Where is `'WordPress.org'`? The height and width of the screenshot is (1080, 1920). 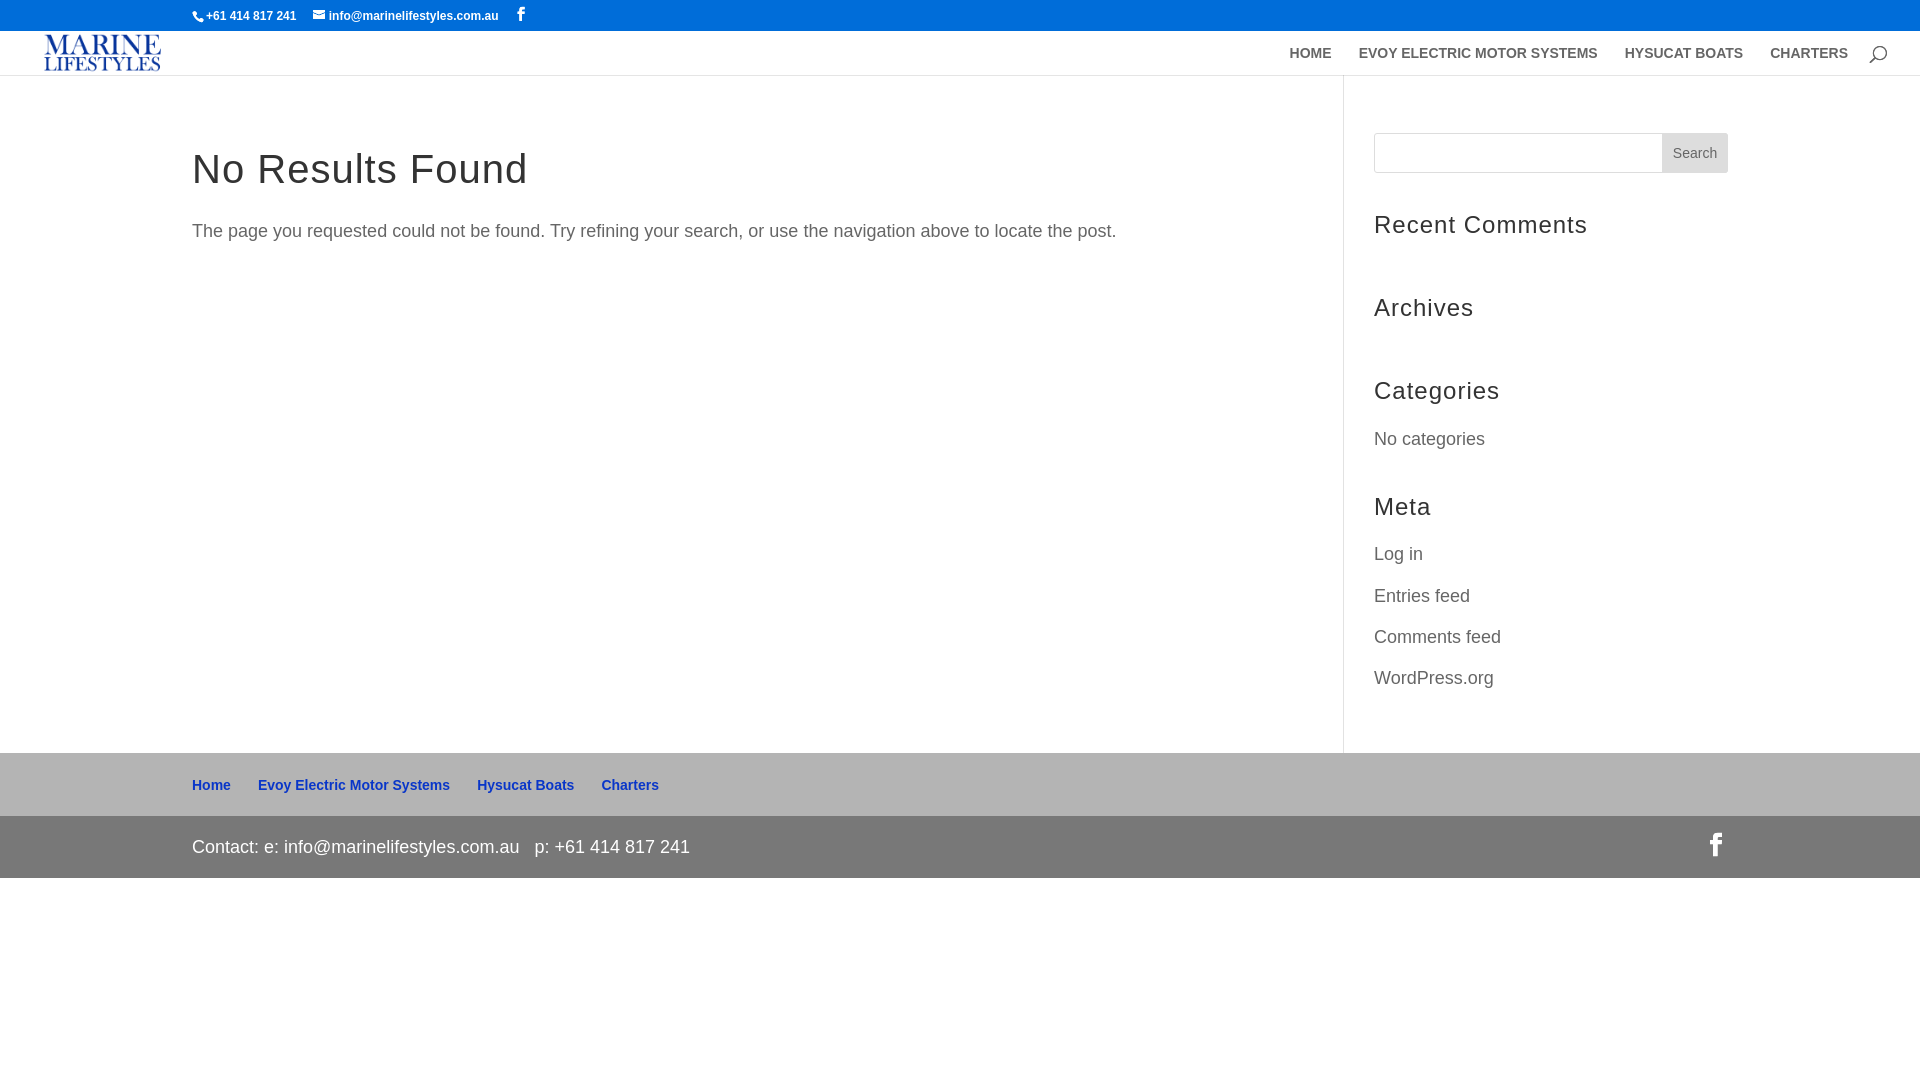
'WordPress.org' is located at coordinates (1433, 677).